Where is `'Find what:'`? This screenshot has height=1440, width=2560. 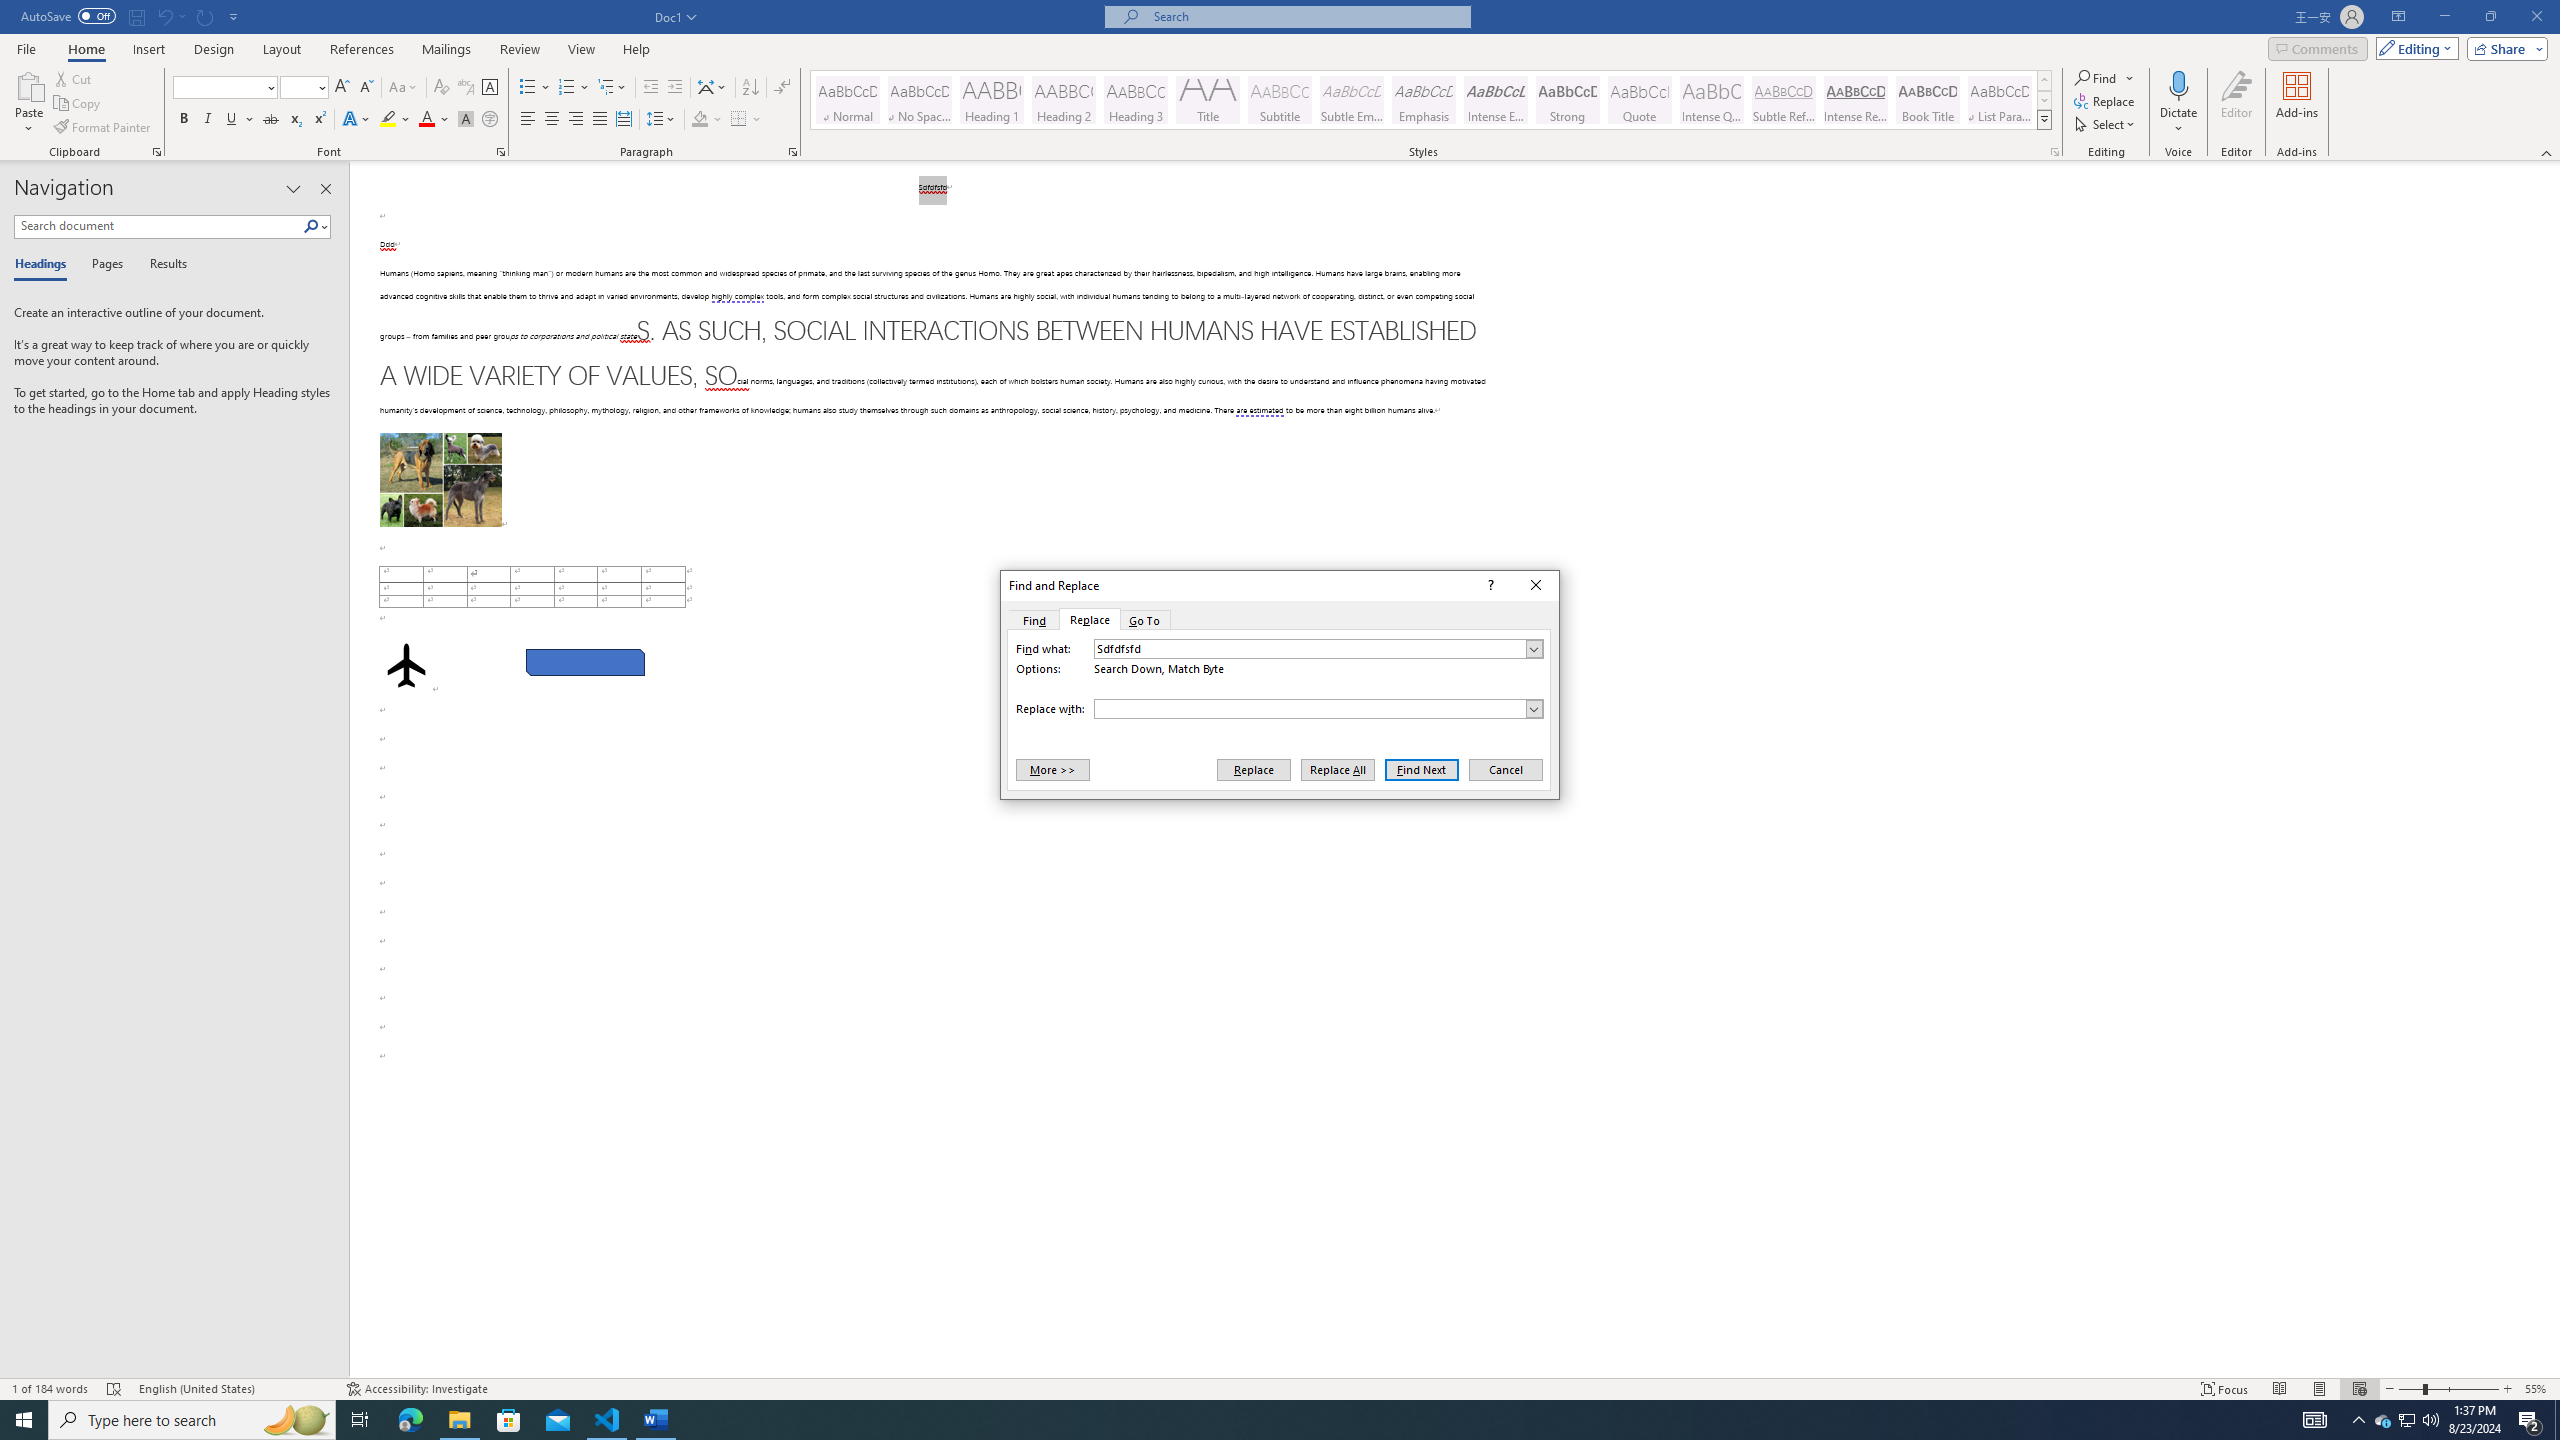 'Find what:' is located at coordinates (1317, 648).